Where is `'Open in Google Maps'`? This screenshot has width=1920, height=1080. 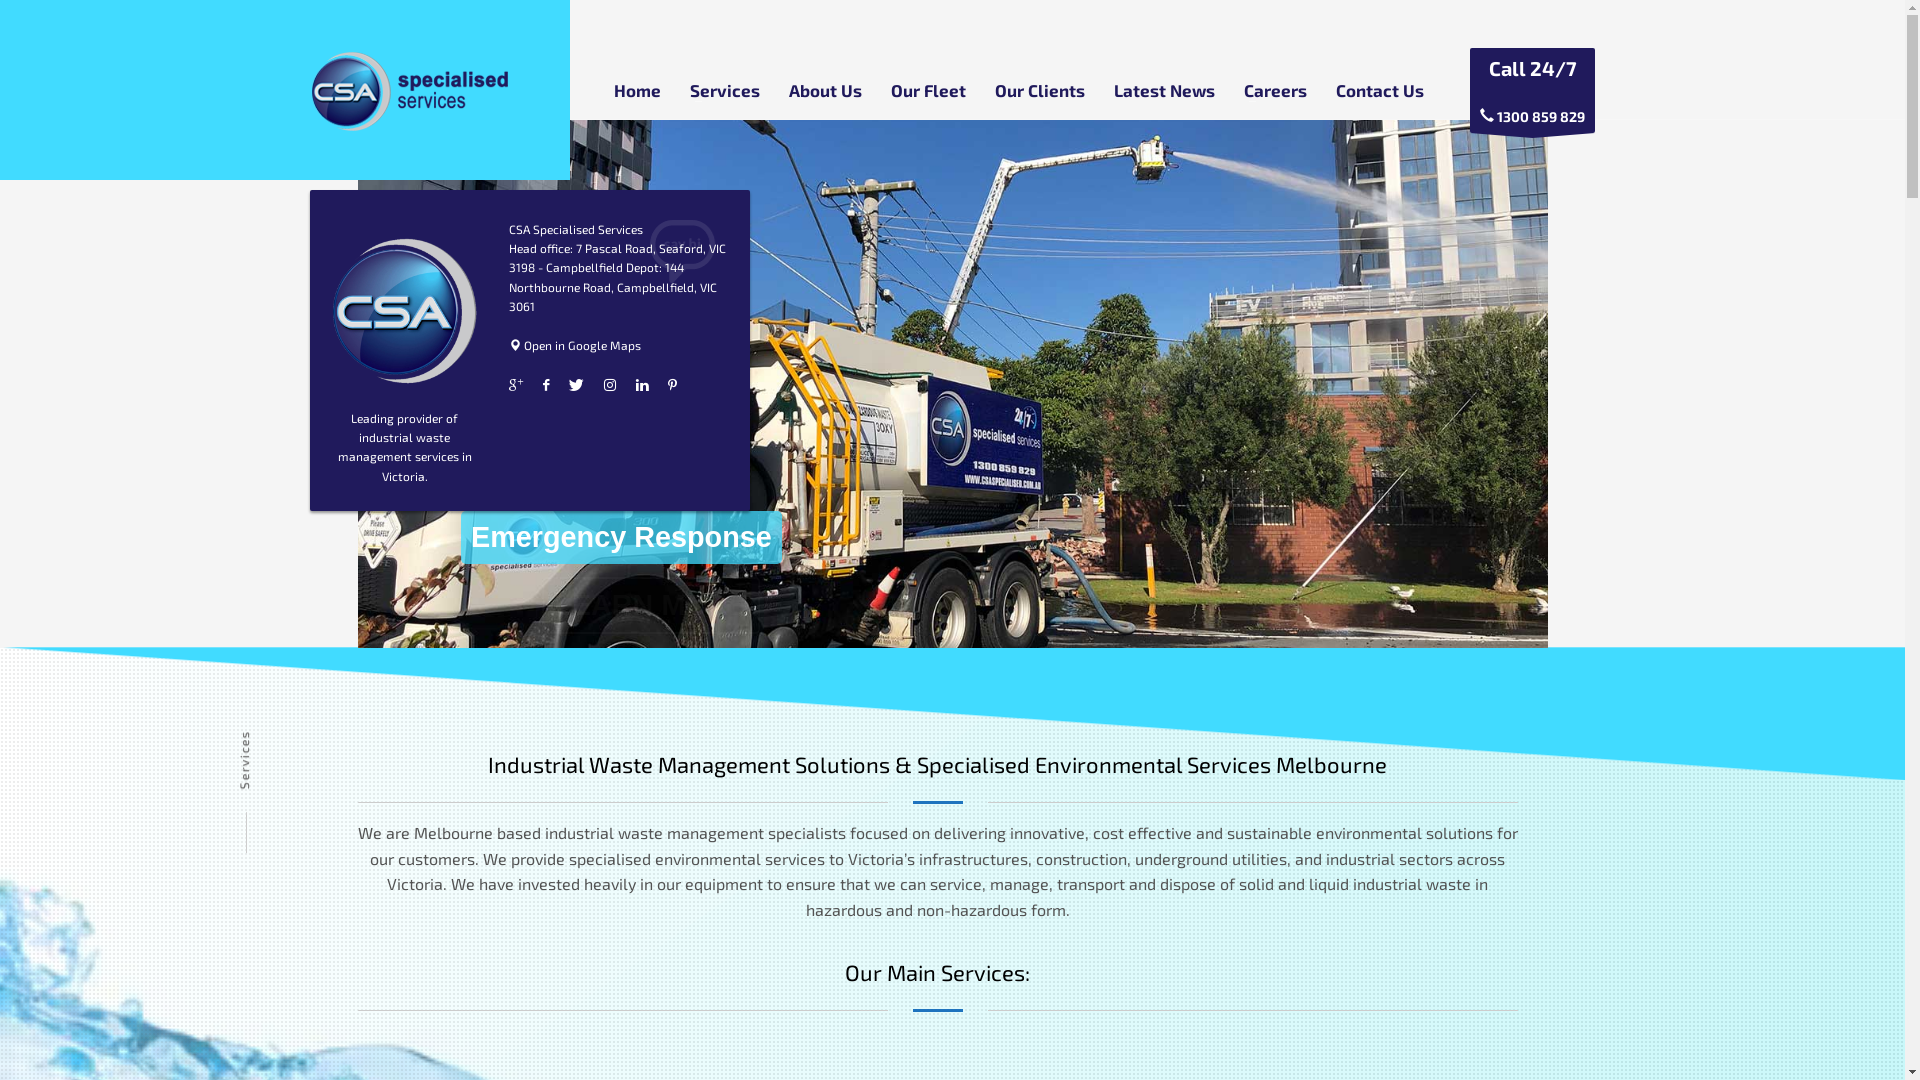 'Open in Google Maps' is located at coordinates (574, 343).